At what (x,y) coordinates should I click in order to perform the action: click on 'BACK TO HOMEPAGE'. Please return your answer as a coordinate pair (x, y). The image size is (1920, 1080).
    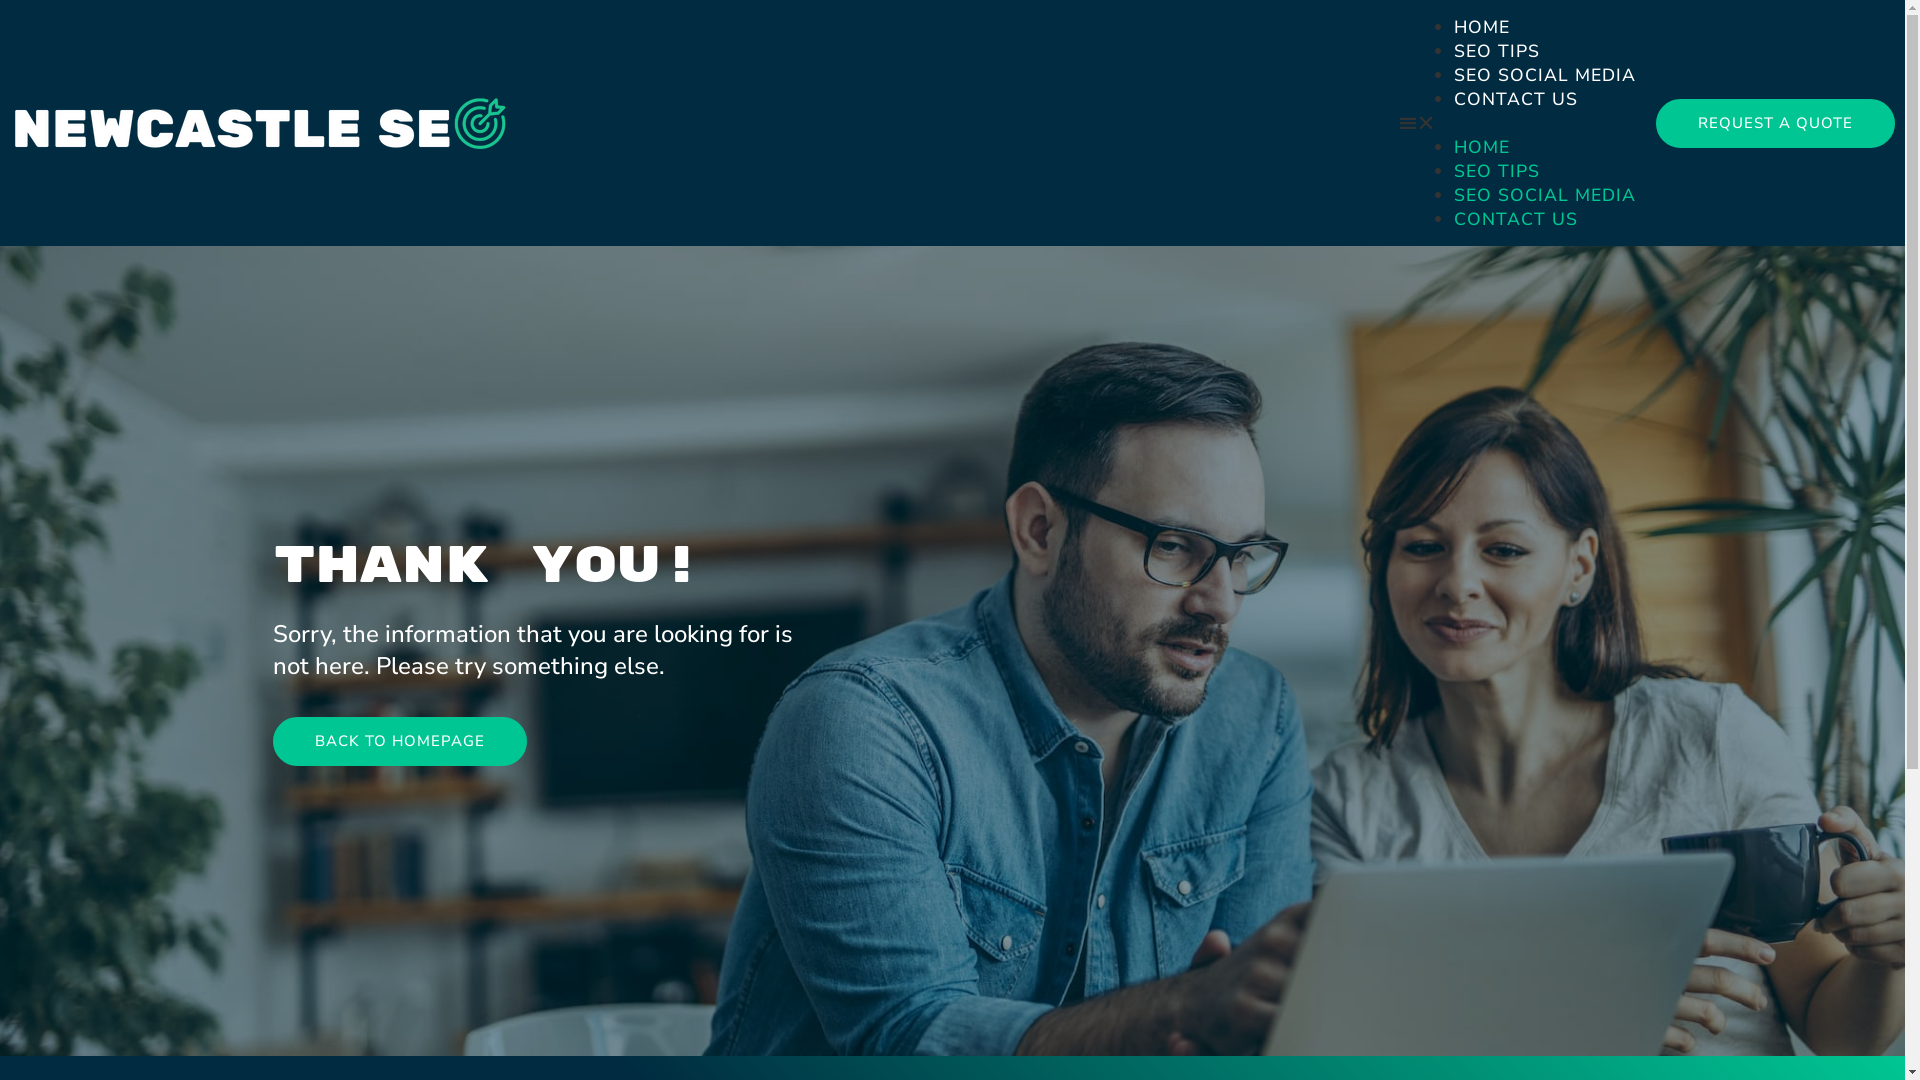
    Looking at the image, I should click on (271, 741).